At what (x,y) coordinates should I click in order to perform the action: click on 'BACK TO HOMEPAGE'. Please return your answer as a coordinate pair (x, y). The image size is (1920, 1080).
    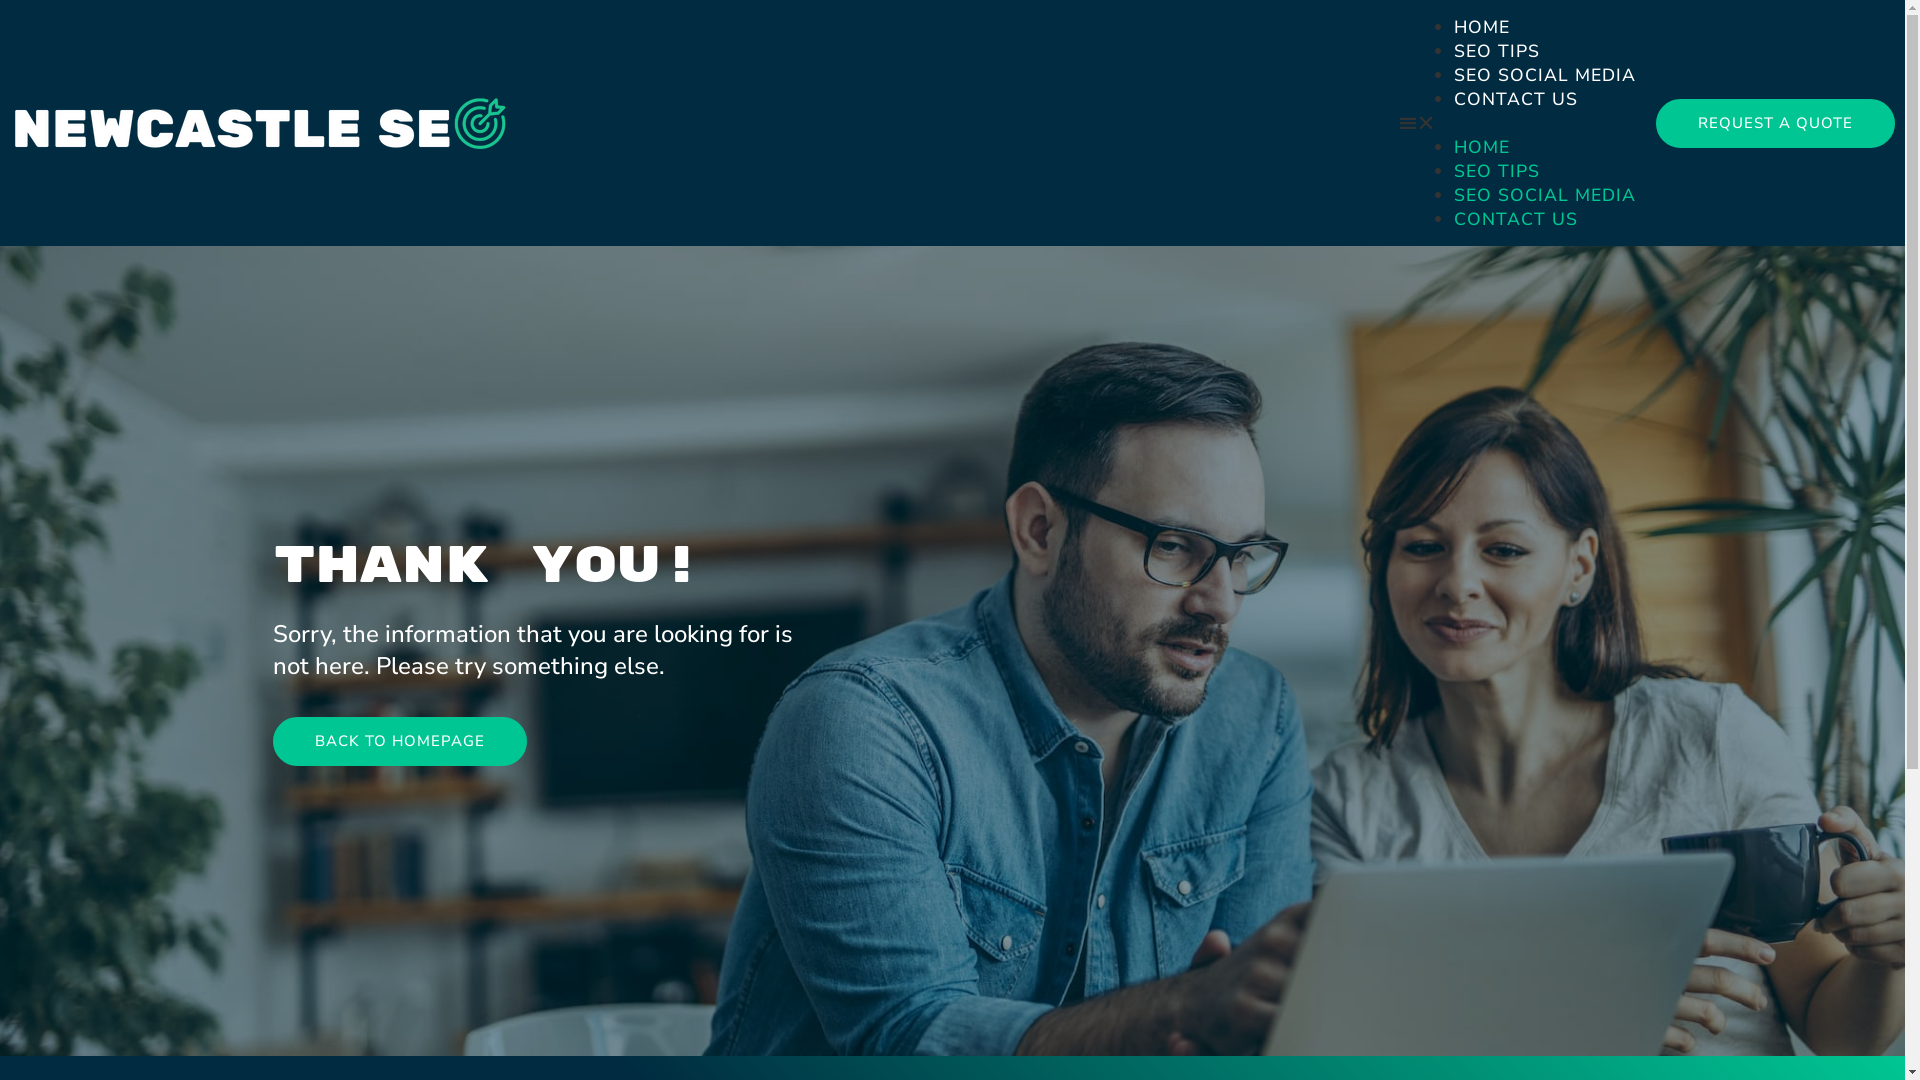
    Looking at the image, I should click on (271, 741).